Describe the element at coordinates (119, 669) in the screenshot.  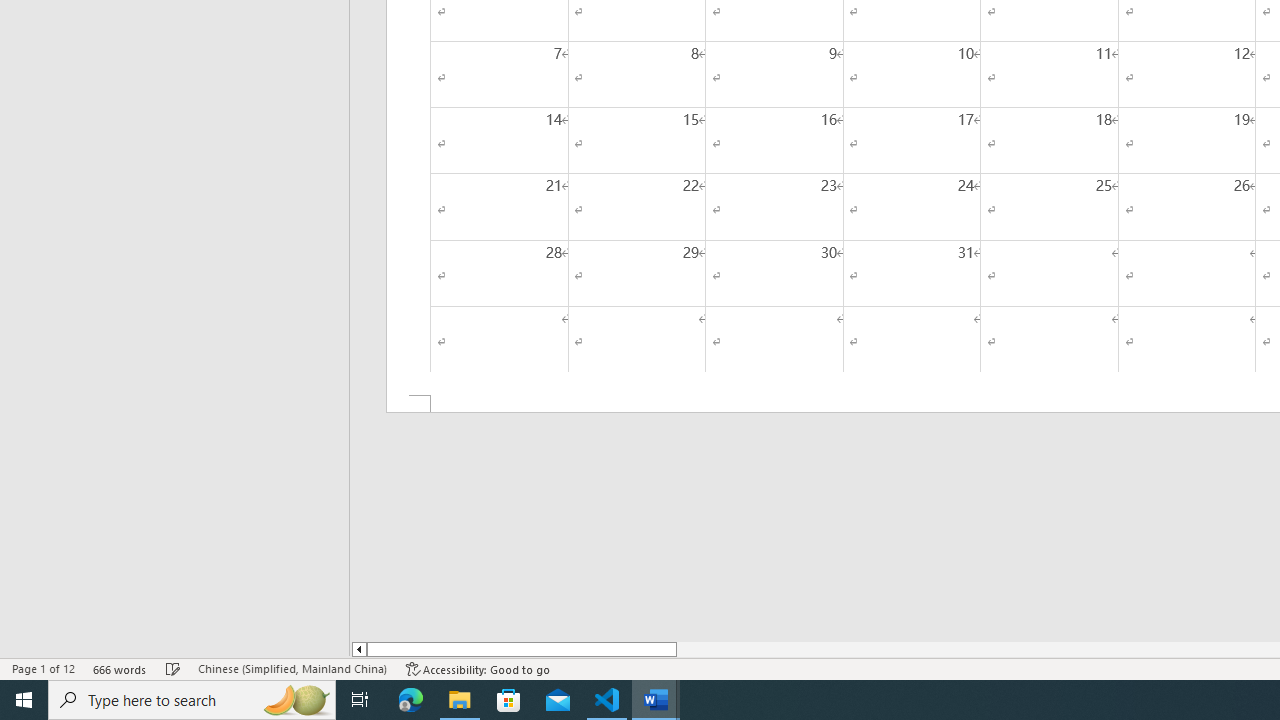
I see `'Word Count 666 words'` at that location.